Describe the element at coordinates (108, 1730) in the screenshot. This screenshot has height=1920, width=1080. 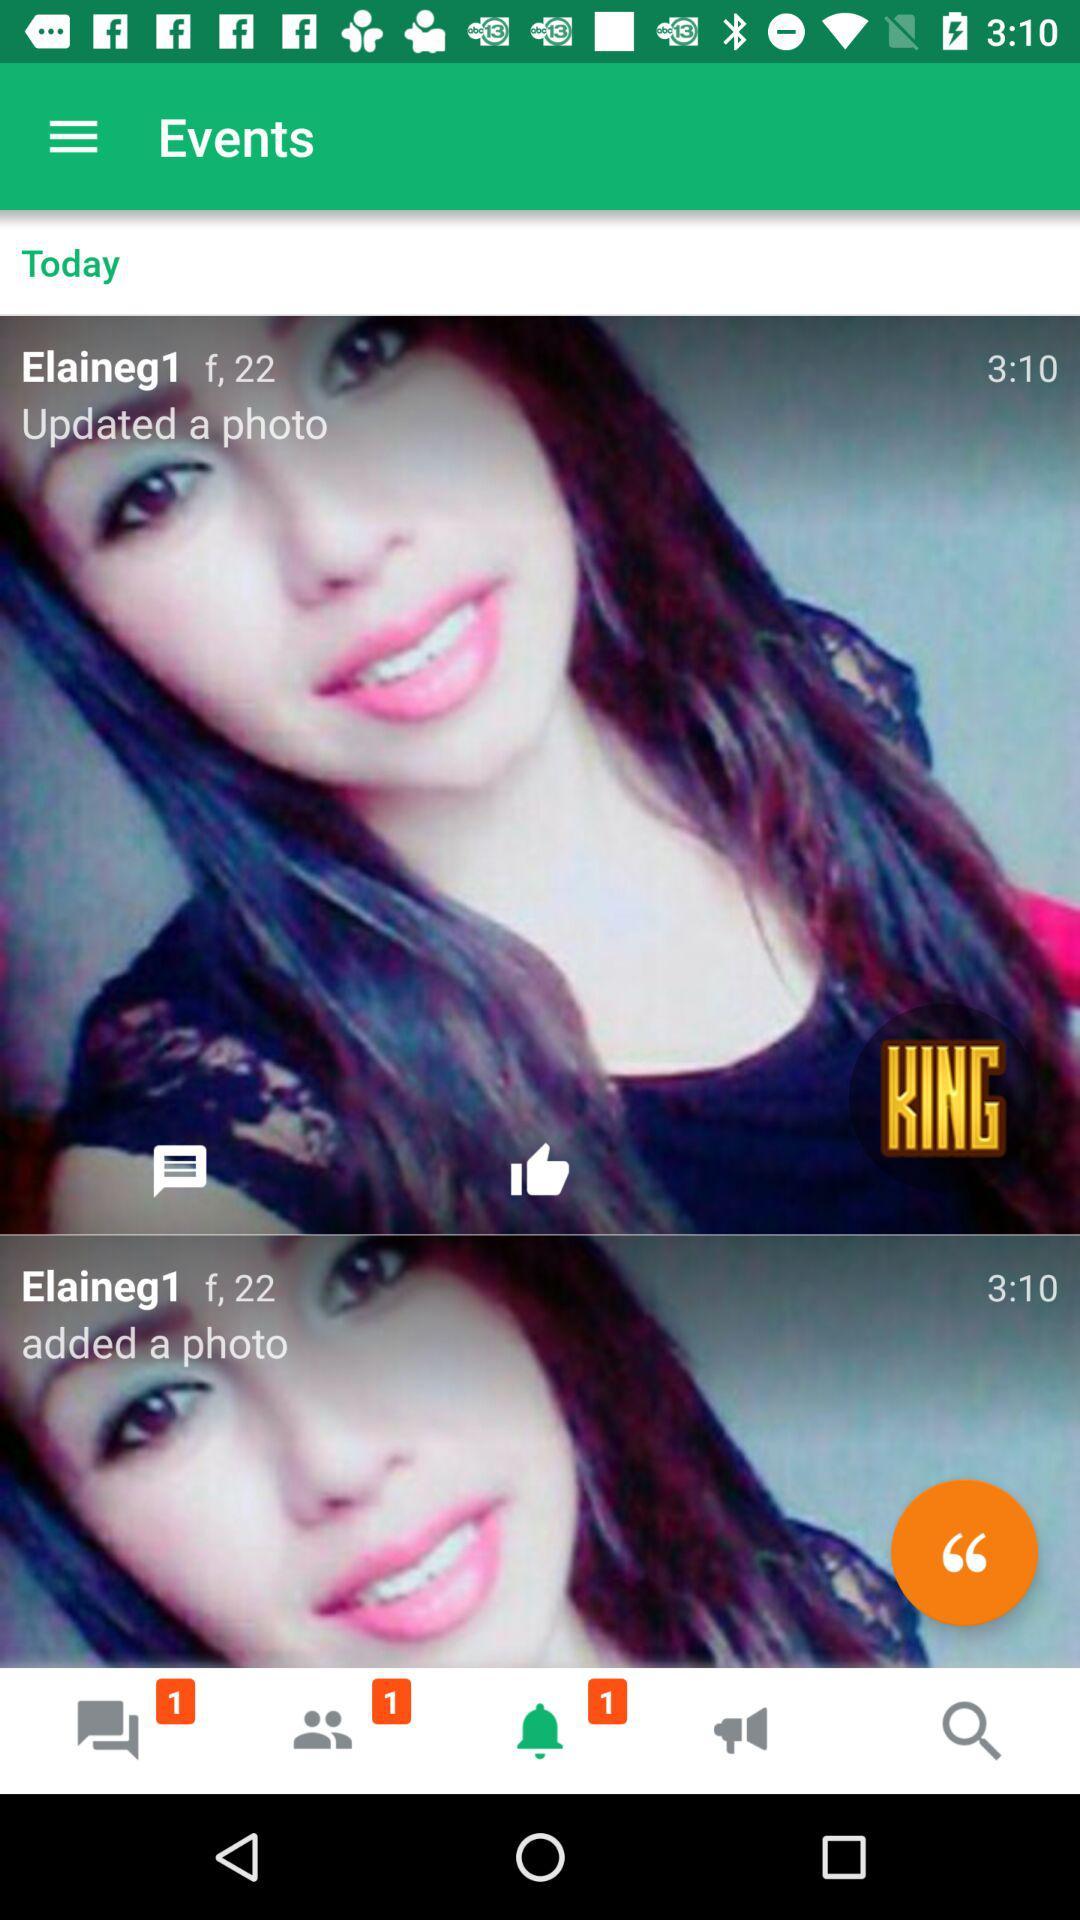
I see `message image at bottom left of the page` at that location.